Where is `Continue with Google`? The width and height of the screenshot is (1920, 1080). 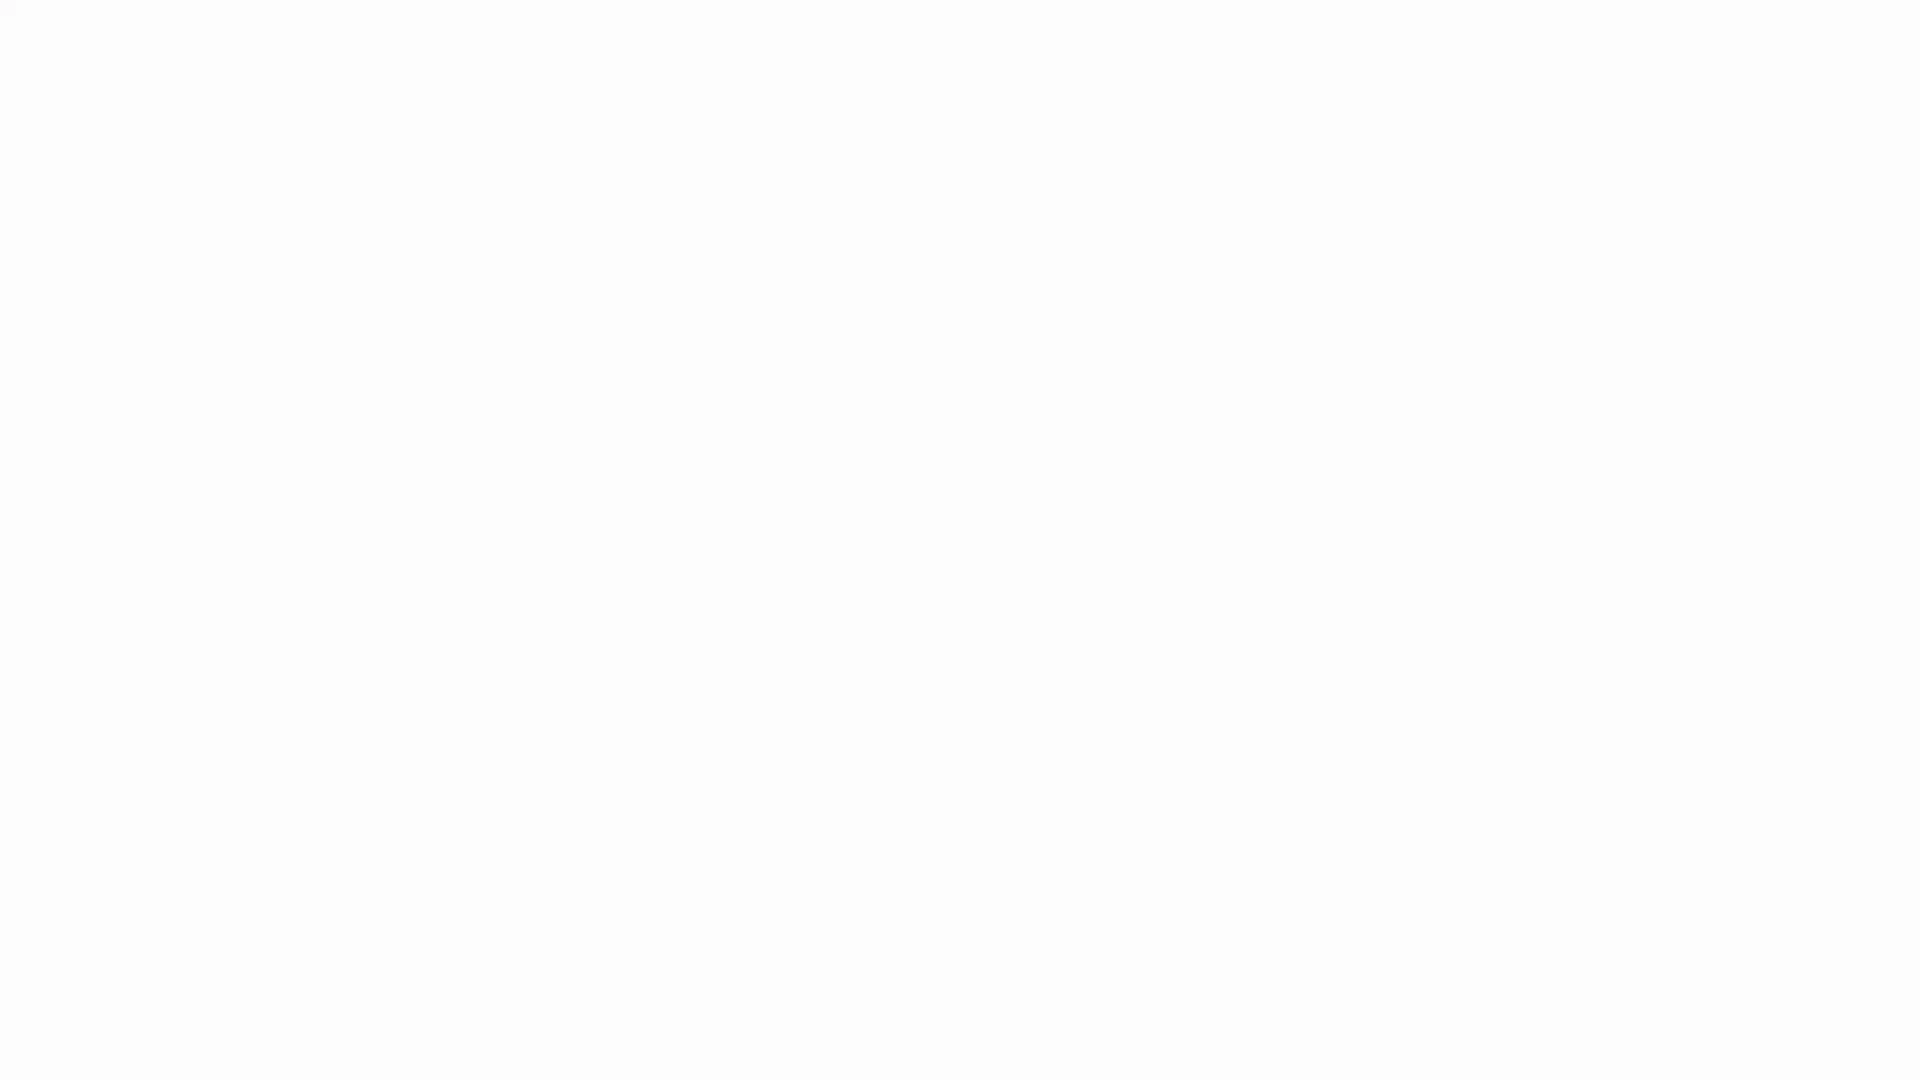 Continue with Google is located at coordinates (1194, 356).